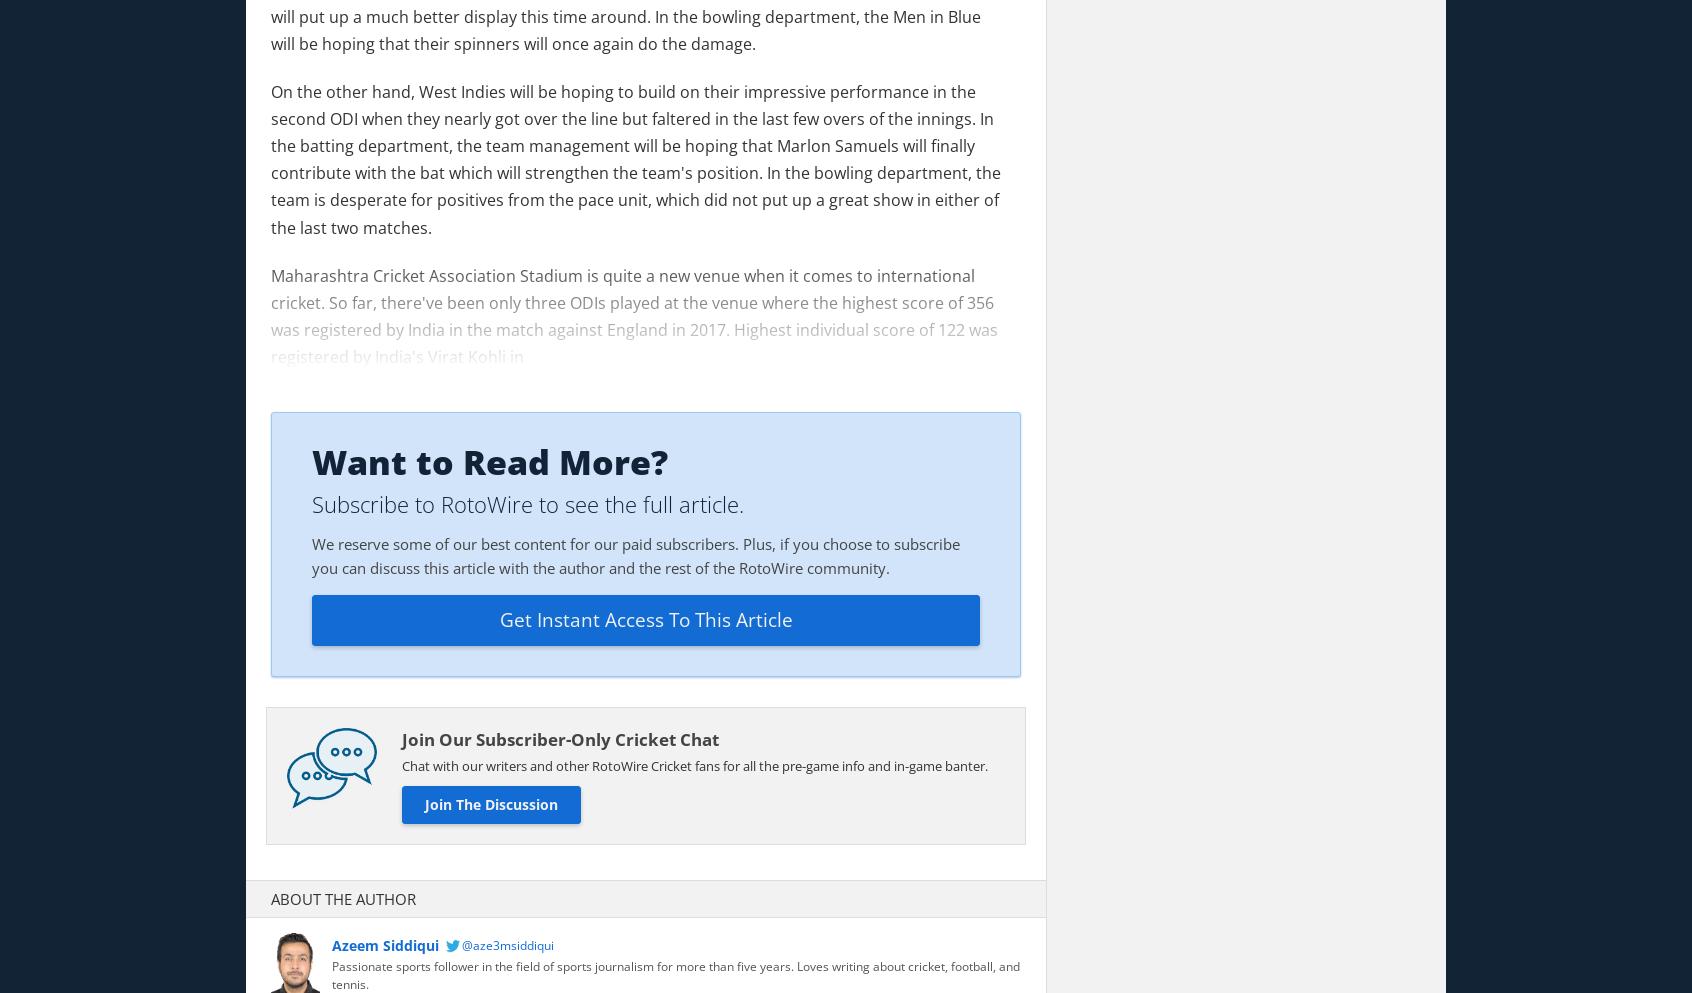 This screenshot has height=993, width=1692. Describe the element at coordinates (271, 897) in the screenshot. I see `'ABOUT THE AUTHOR'` at that location.